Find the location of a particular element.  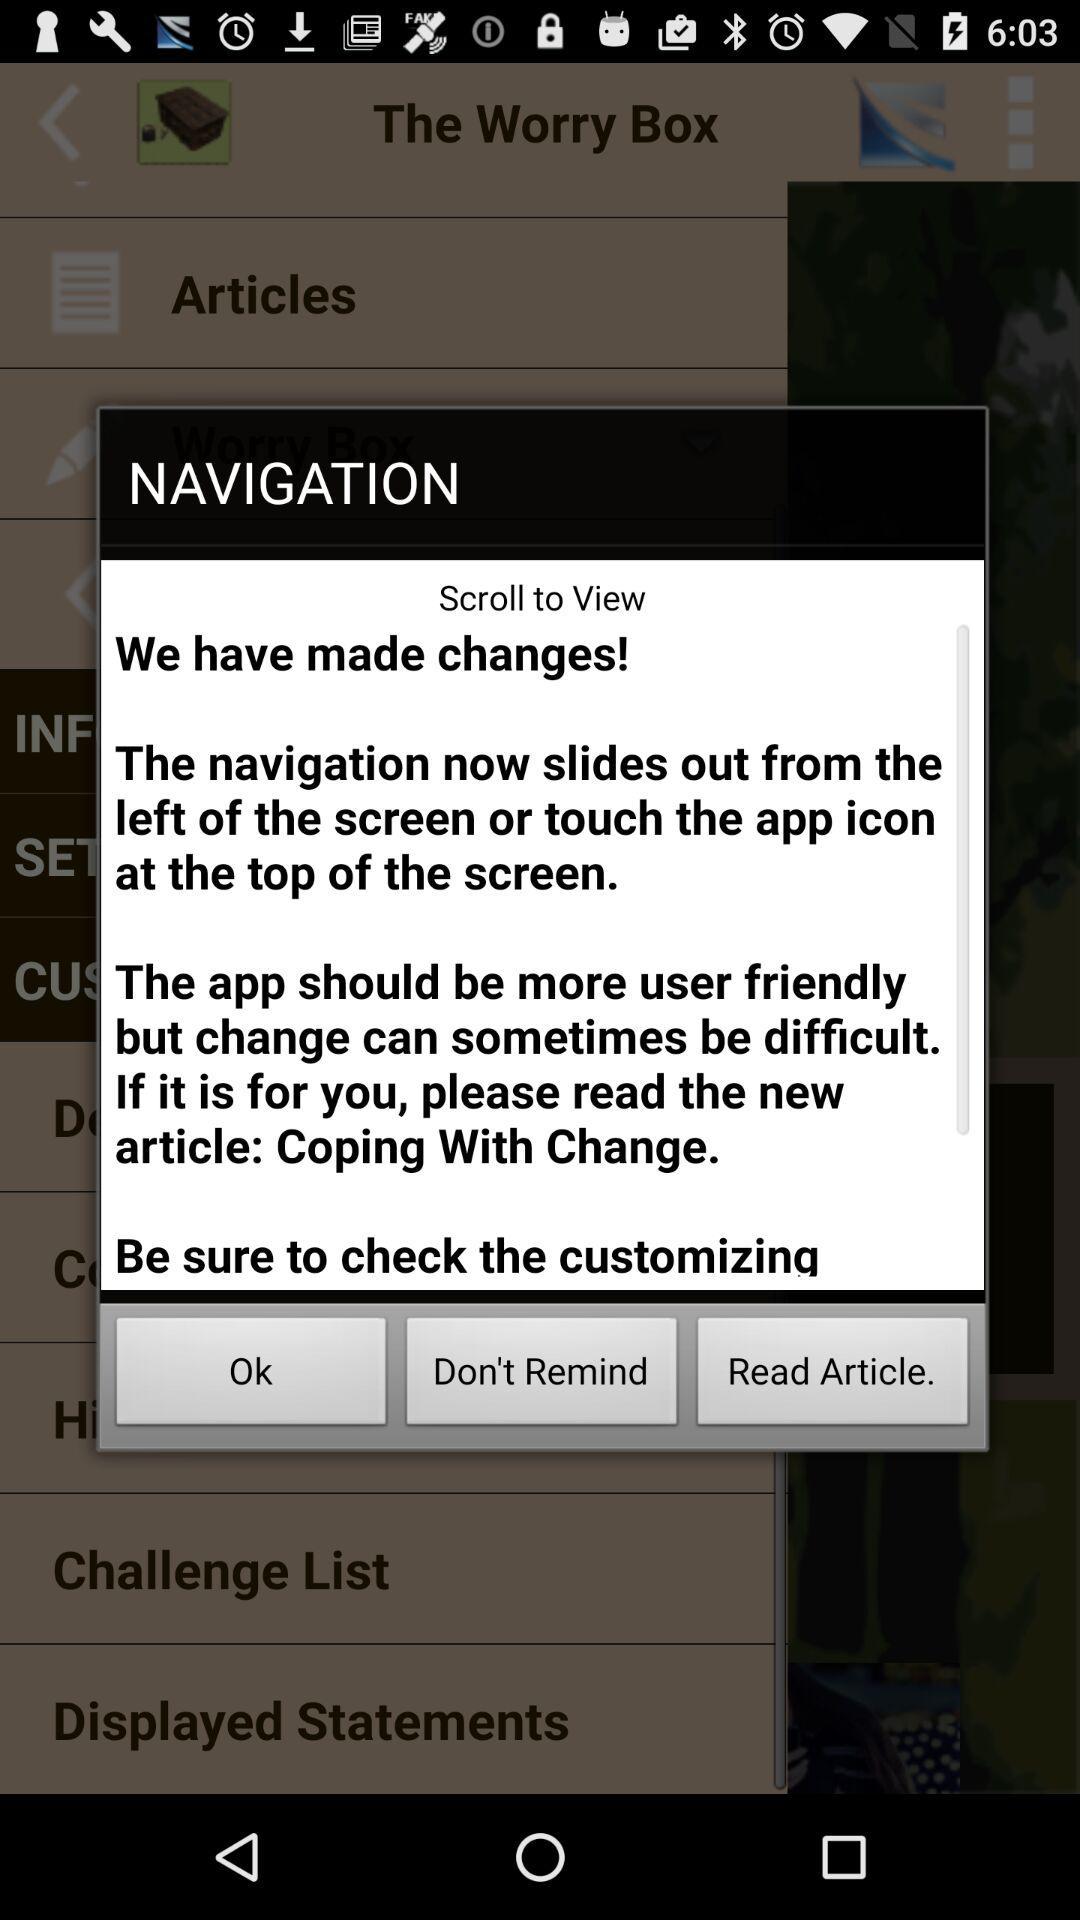

ok item is located at coordinates (250, 1376).